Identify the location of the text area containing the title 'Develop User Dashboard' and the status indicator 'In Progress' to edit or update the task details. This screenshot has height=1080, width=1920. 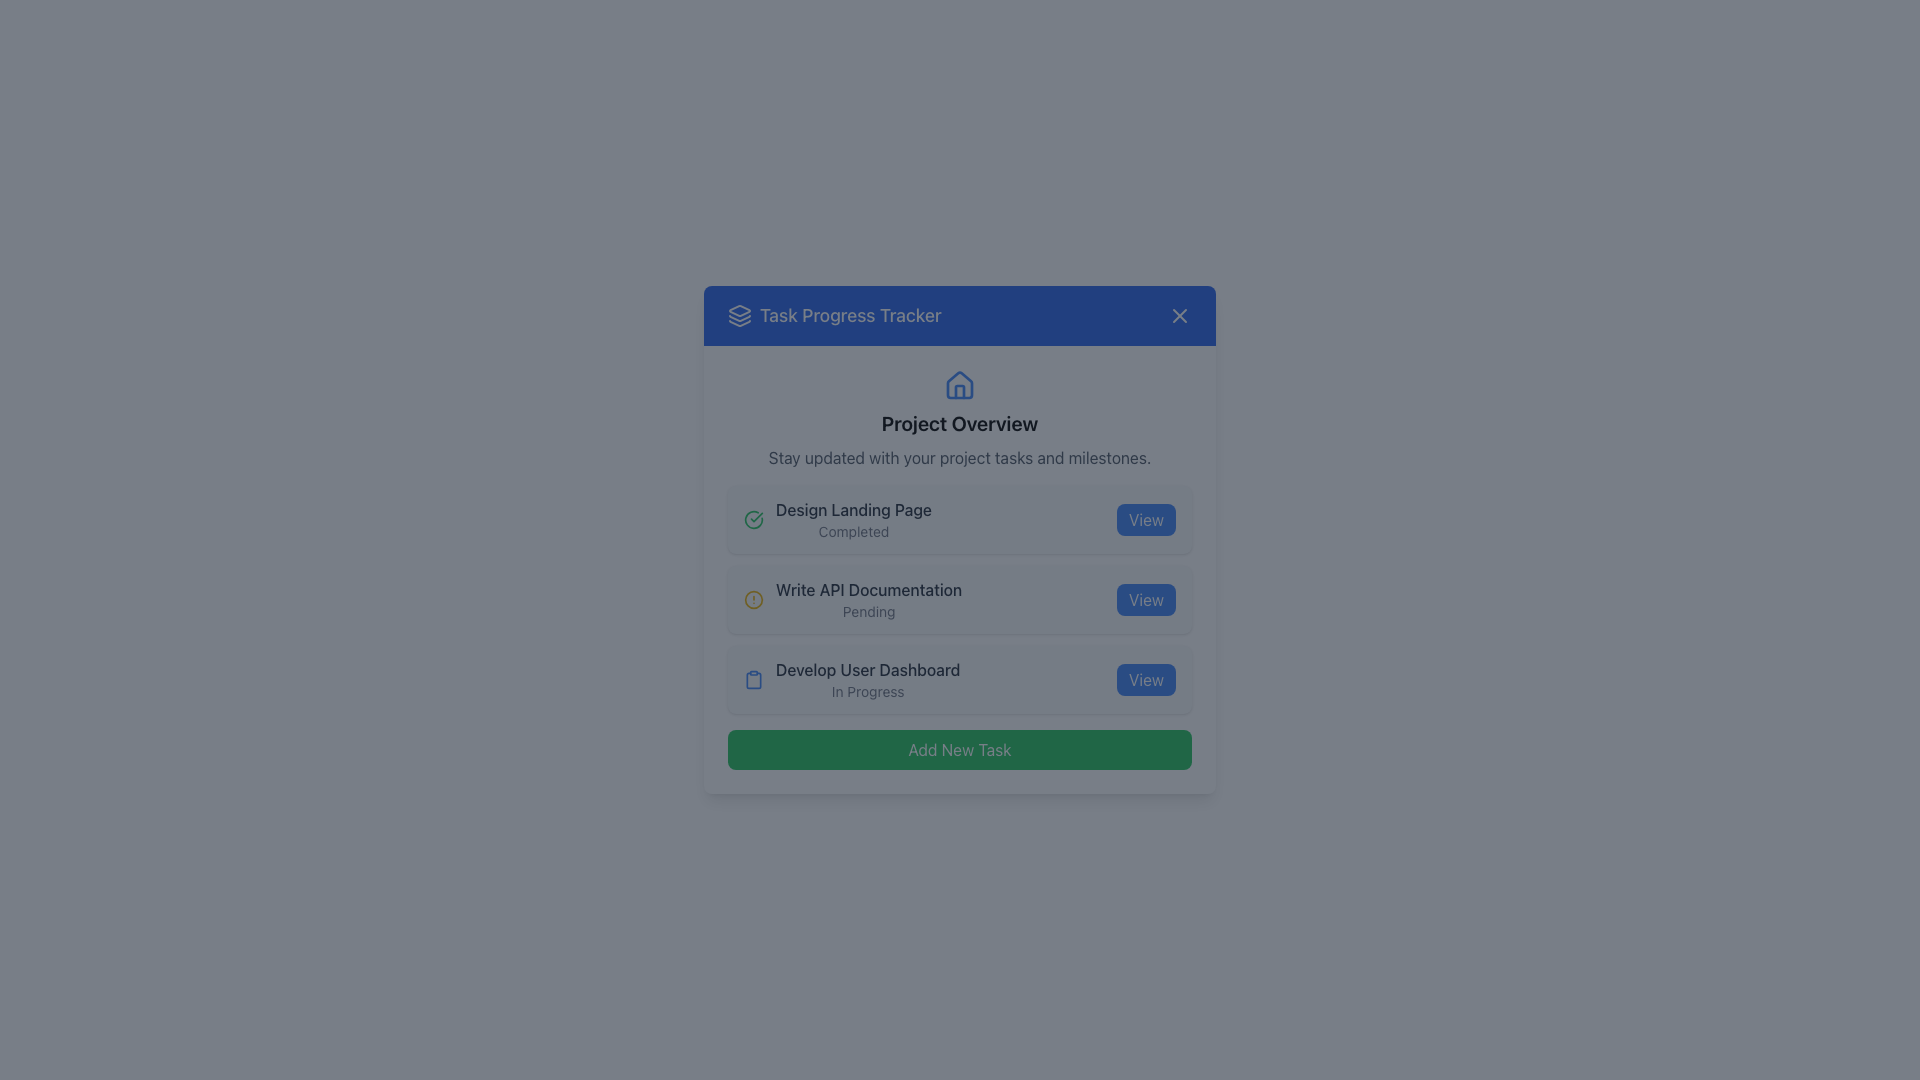
(868, 678).